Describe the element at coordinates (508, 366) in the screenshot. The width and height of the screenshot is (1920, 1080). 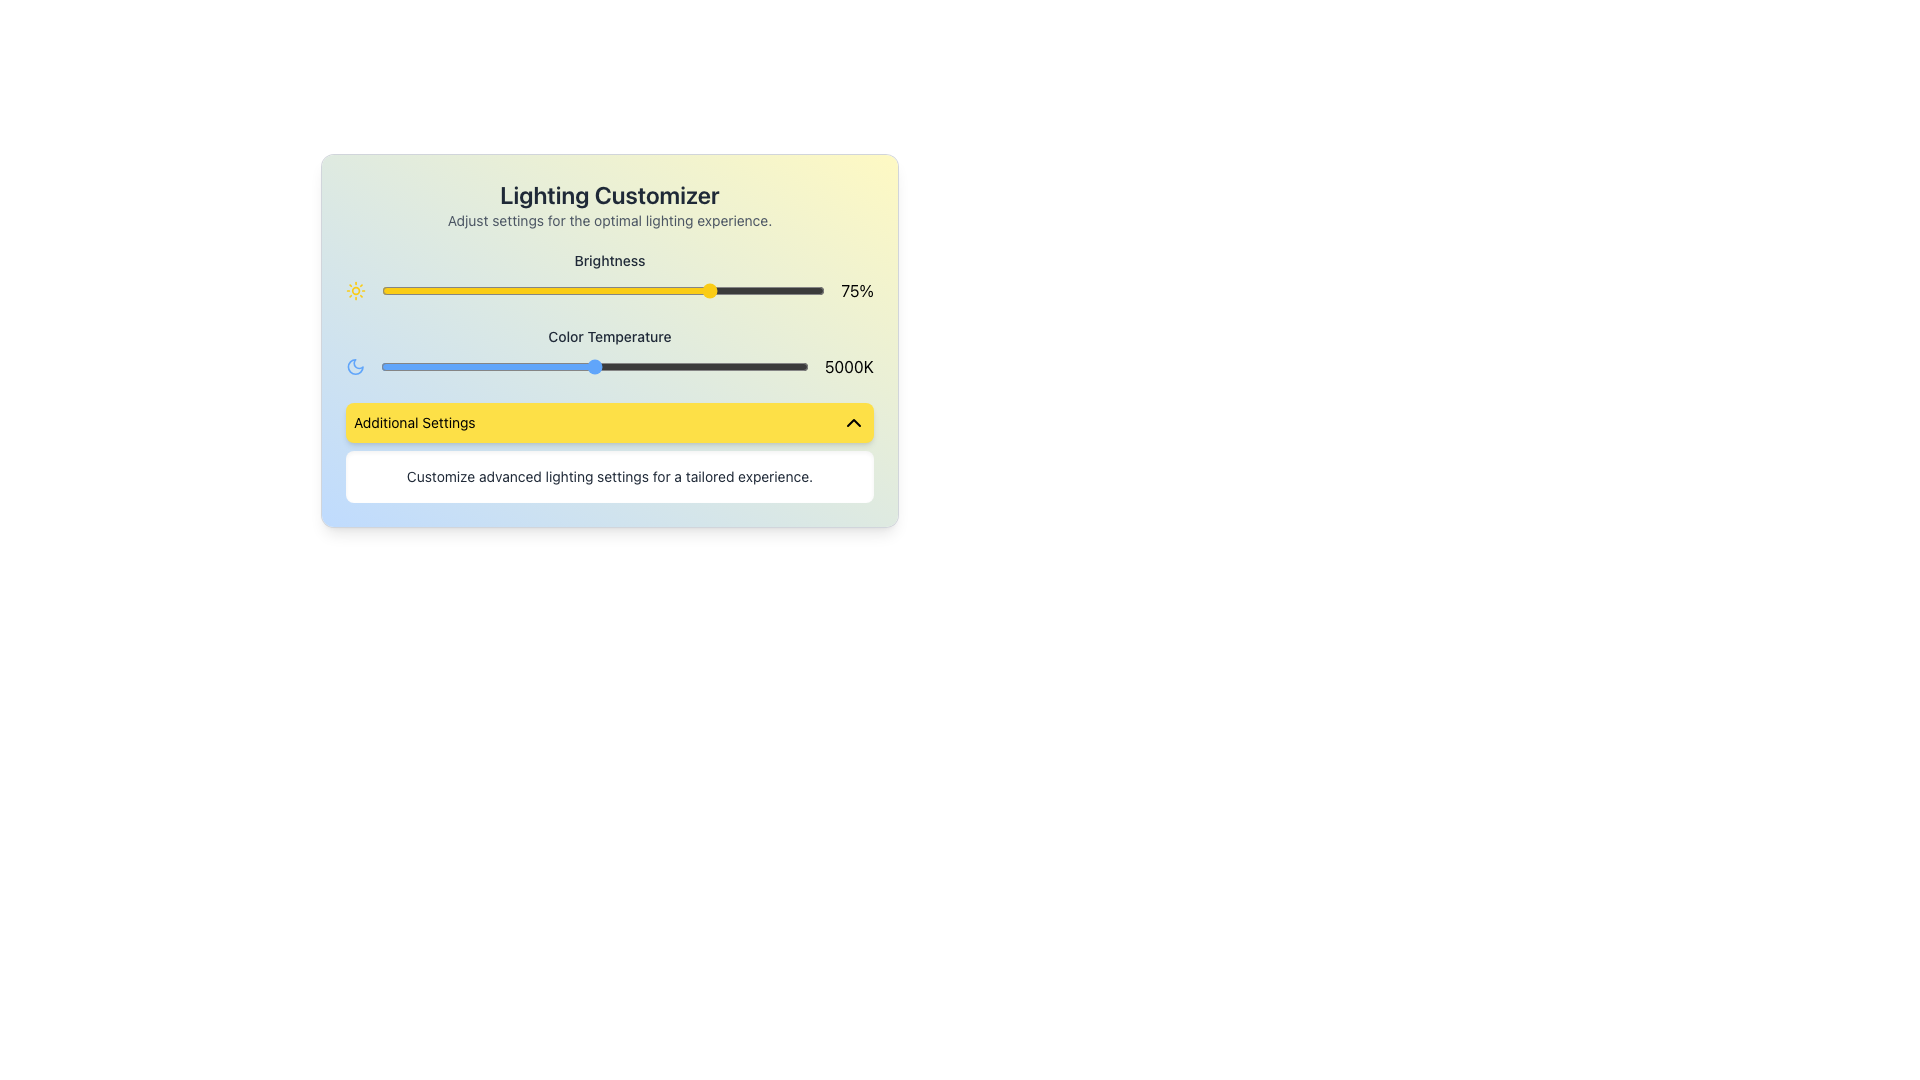
I see `the color temperature` at that location.